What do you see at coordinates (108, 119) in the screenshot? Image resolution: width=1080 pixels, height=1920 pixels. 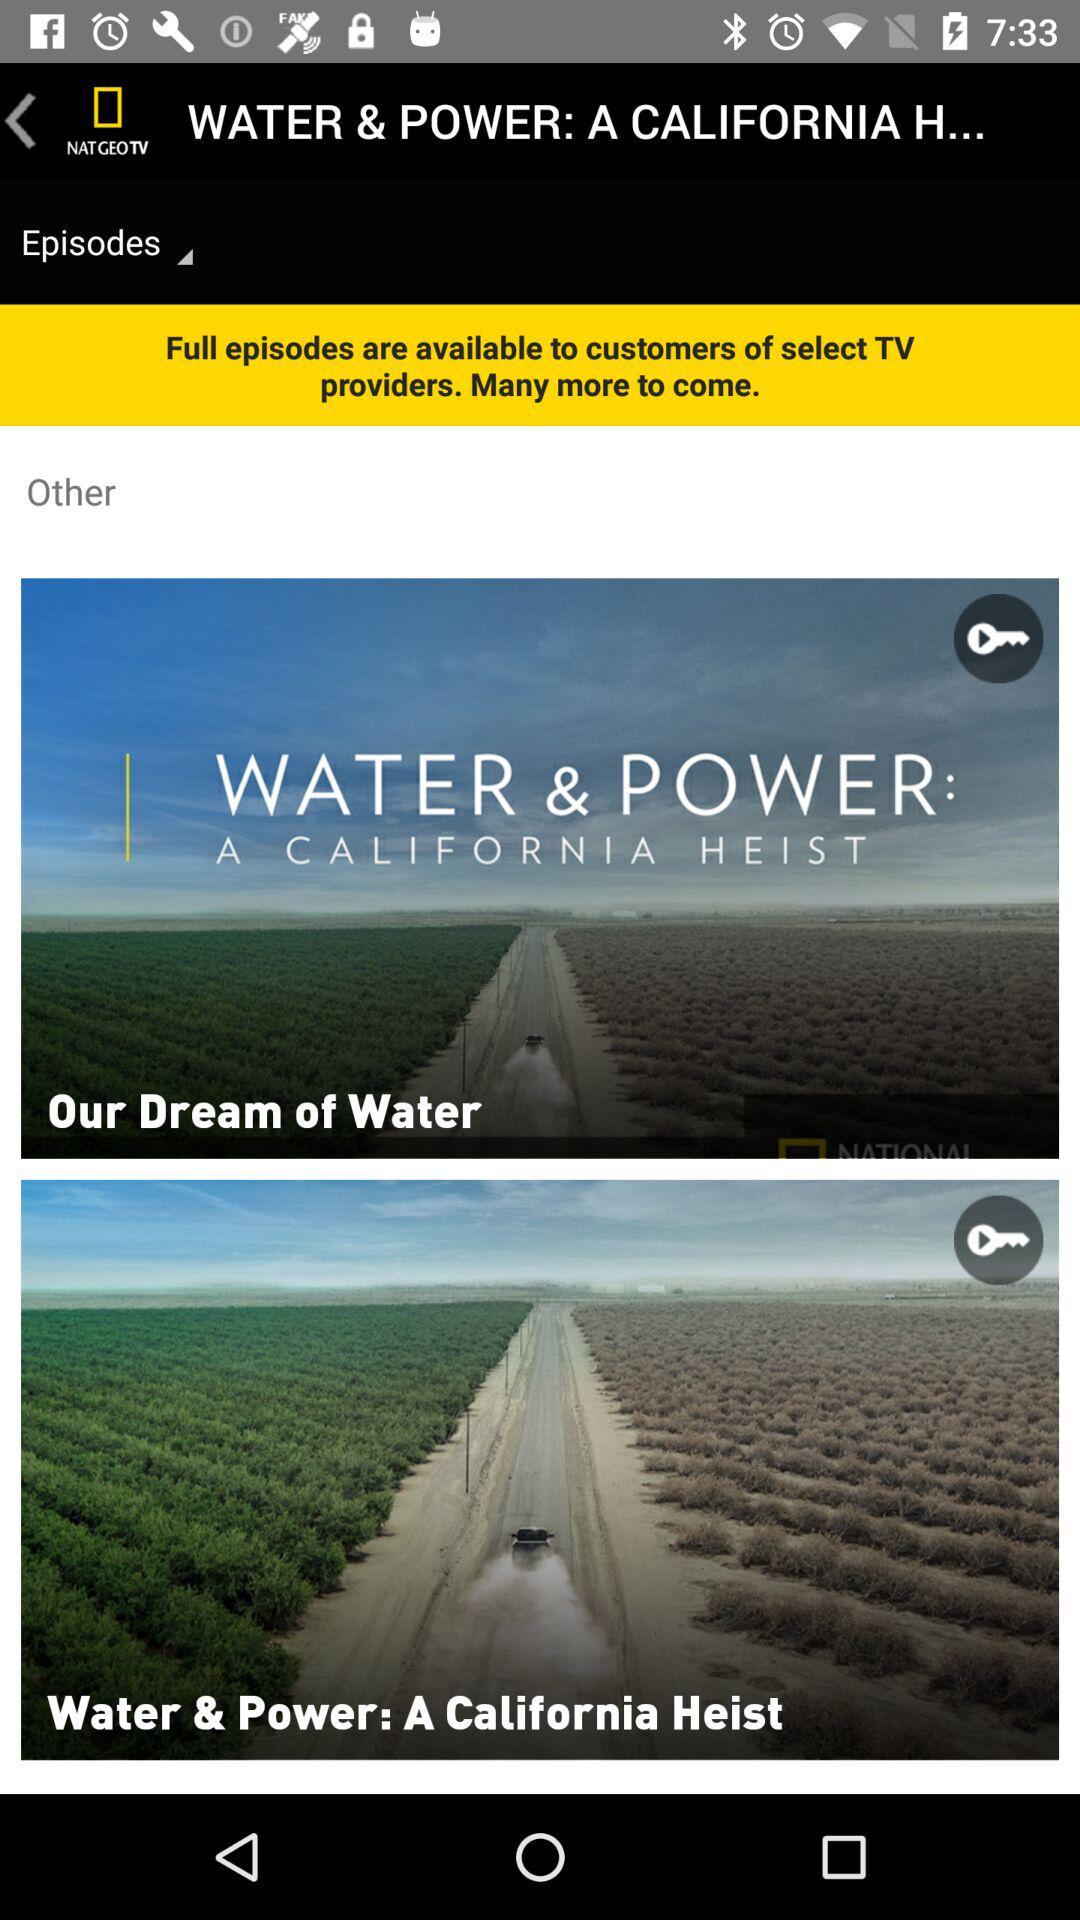 I see `icon next to the water power a icon` at bounding box center [108, 119].